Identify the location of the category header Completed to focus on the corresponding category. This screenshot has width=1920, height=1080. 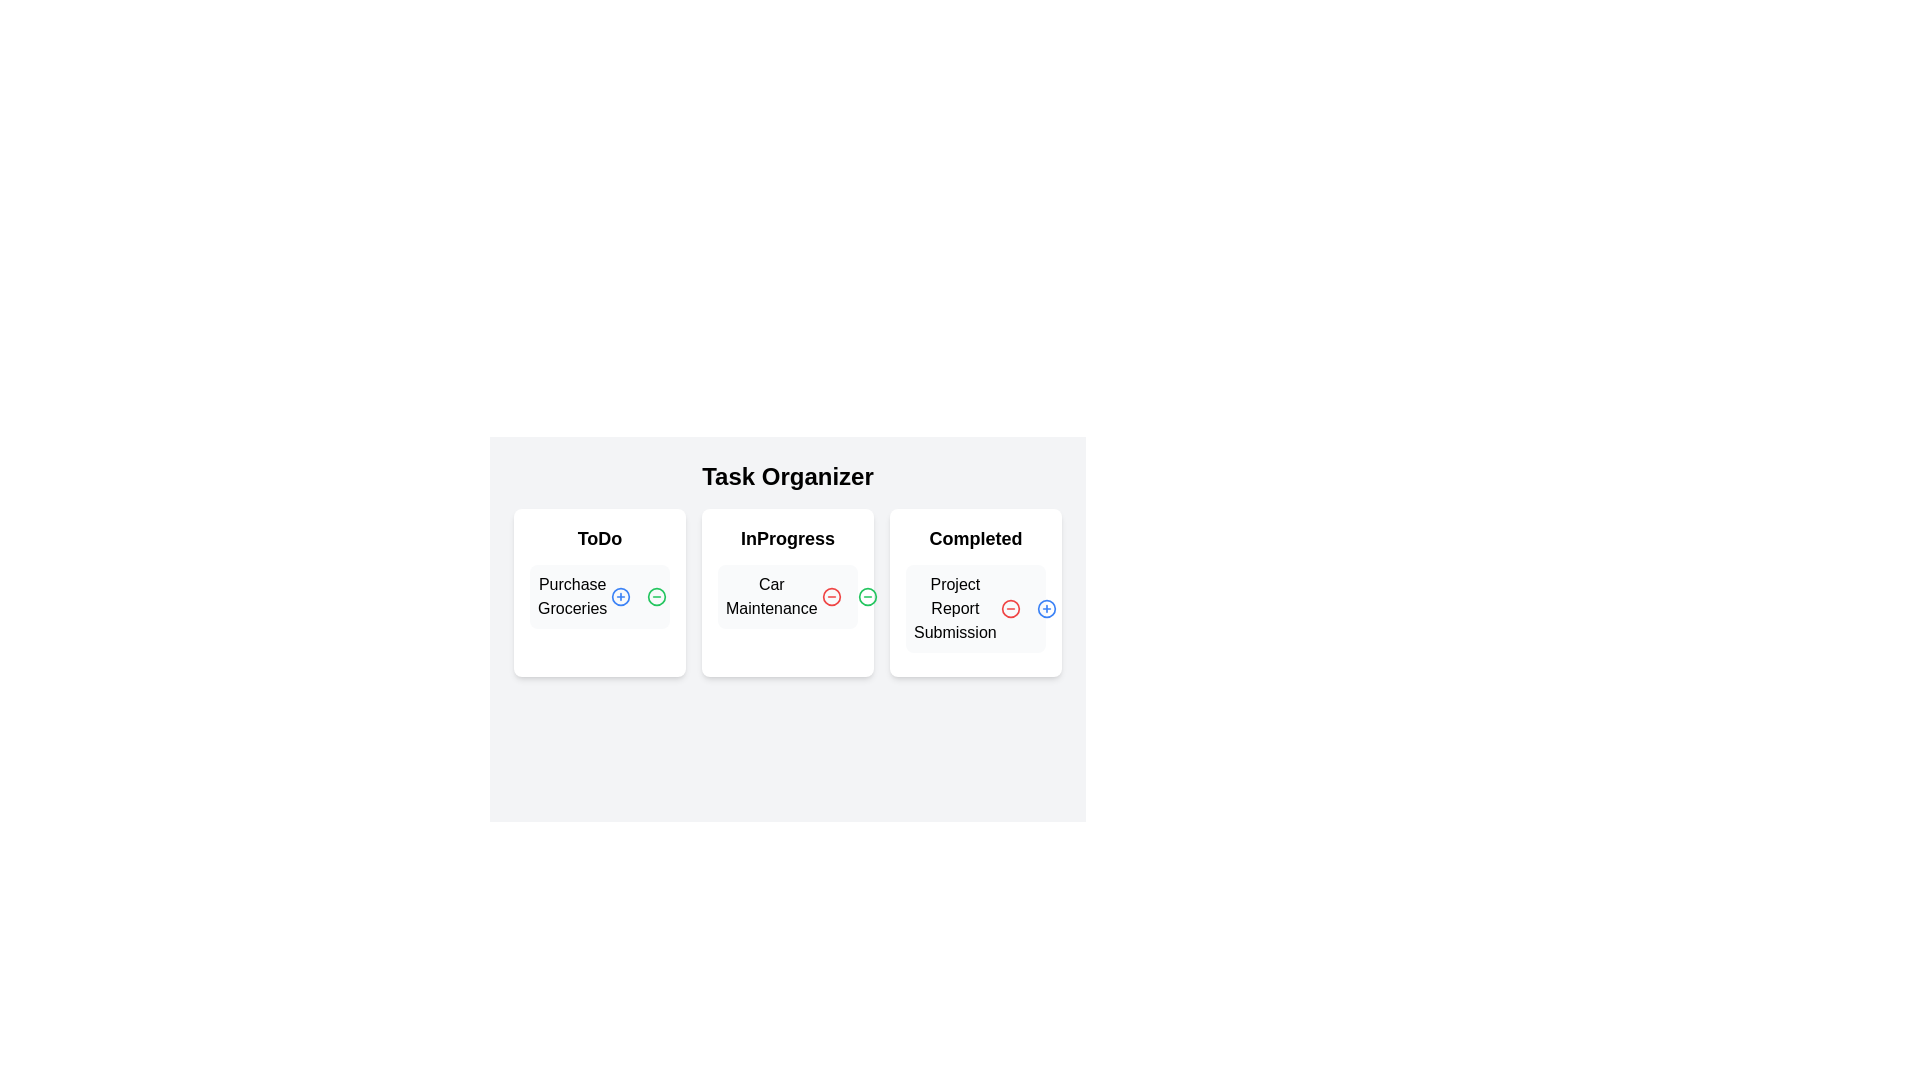
(975, 538).